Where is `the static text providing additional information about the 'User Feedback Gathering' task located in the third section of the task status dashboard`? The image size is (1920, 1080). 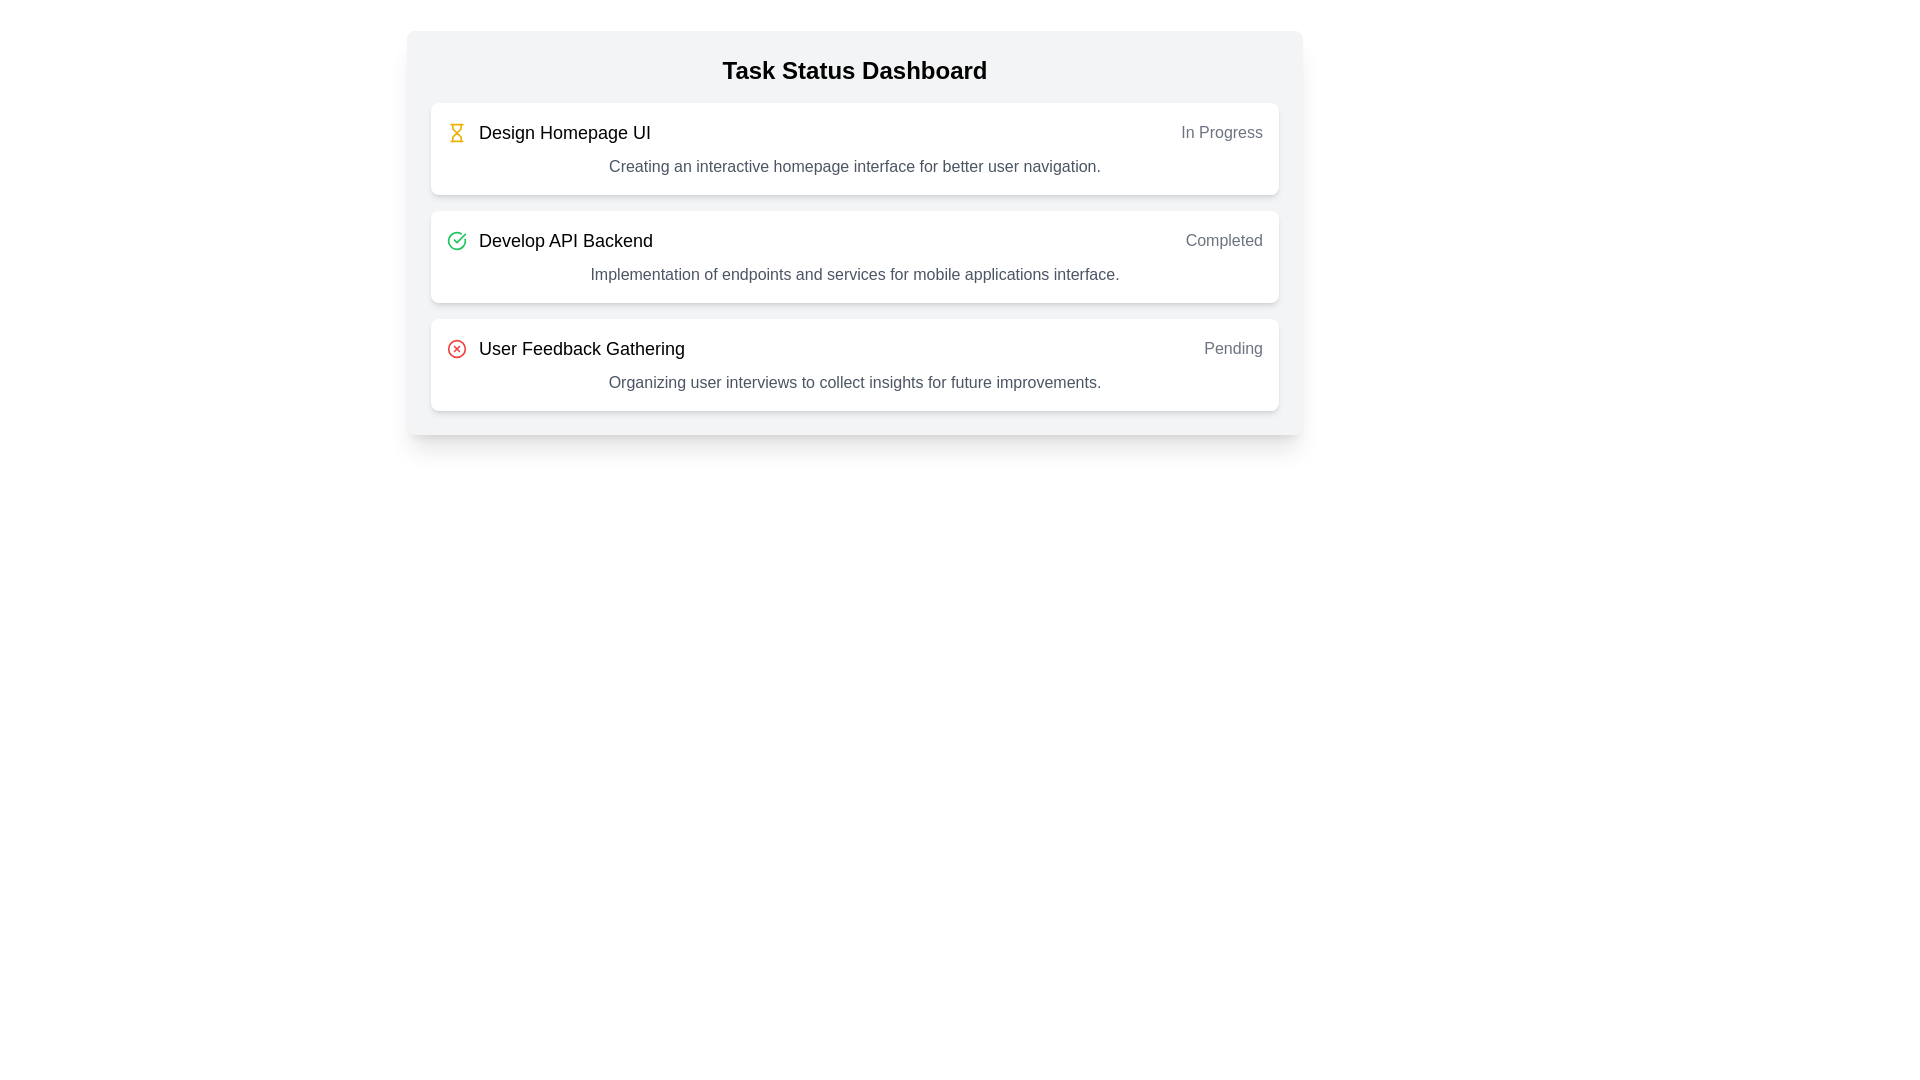 the static text providing additional information about the 'User Feedback Gathering' task located in the third section of the task status dashboard is located at coordinates (854, 382).